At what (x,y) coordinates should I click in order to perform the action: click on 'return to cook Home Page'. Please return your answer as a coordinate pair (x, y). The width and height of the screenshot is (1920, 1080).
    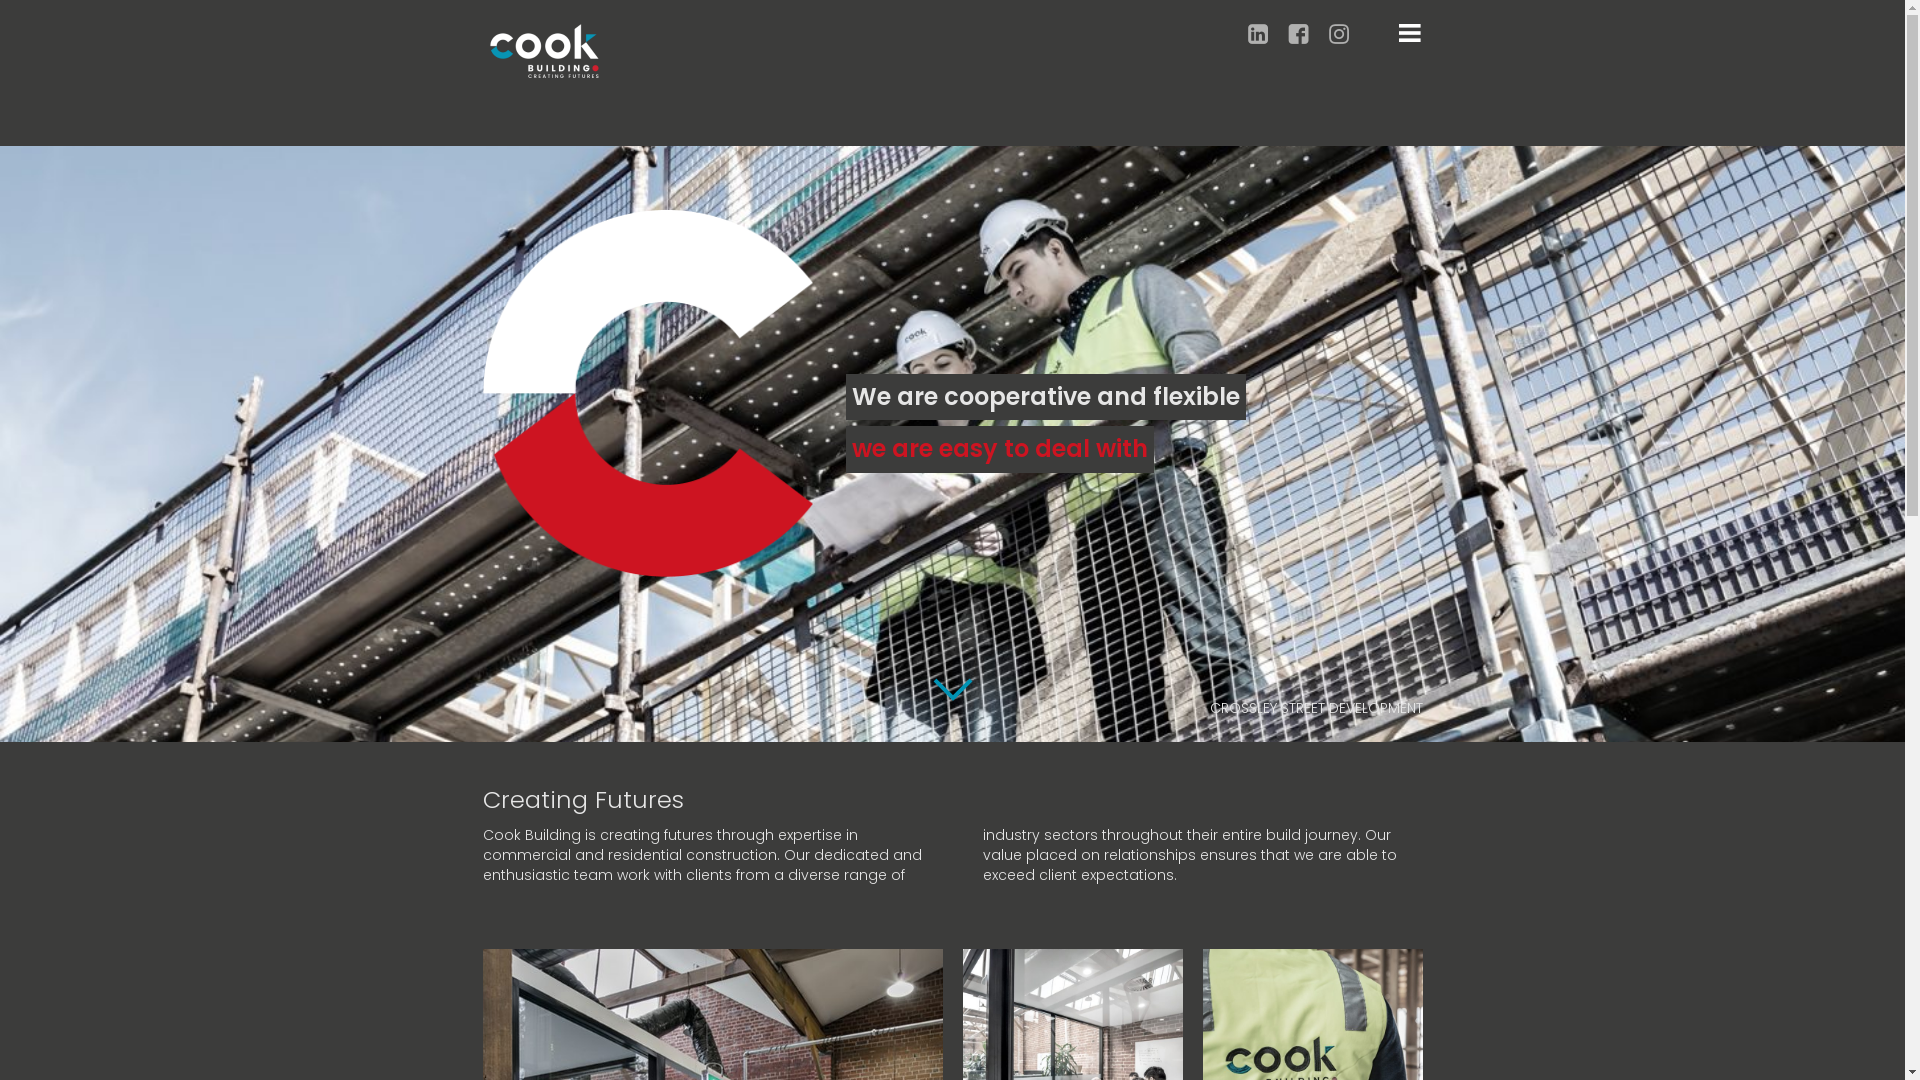
    Looking at the image, I should click on (543, 49).